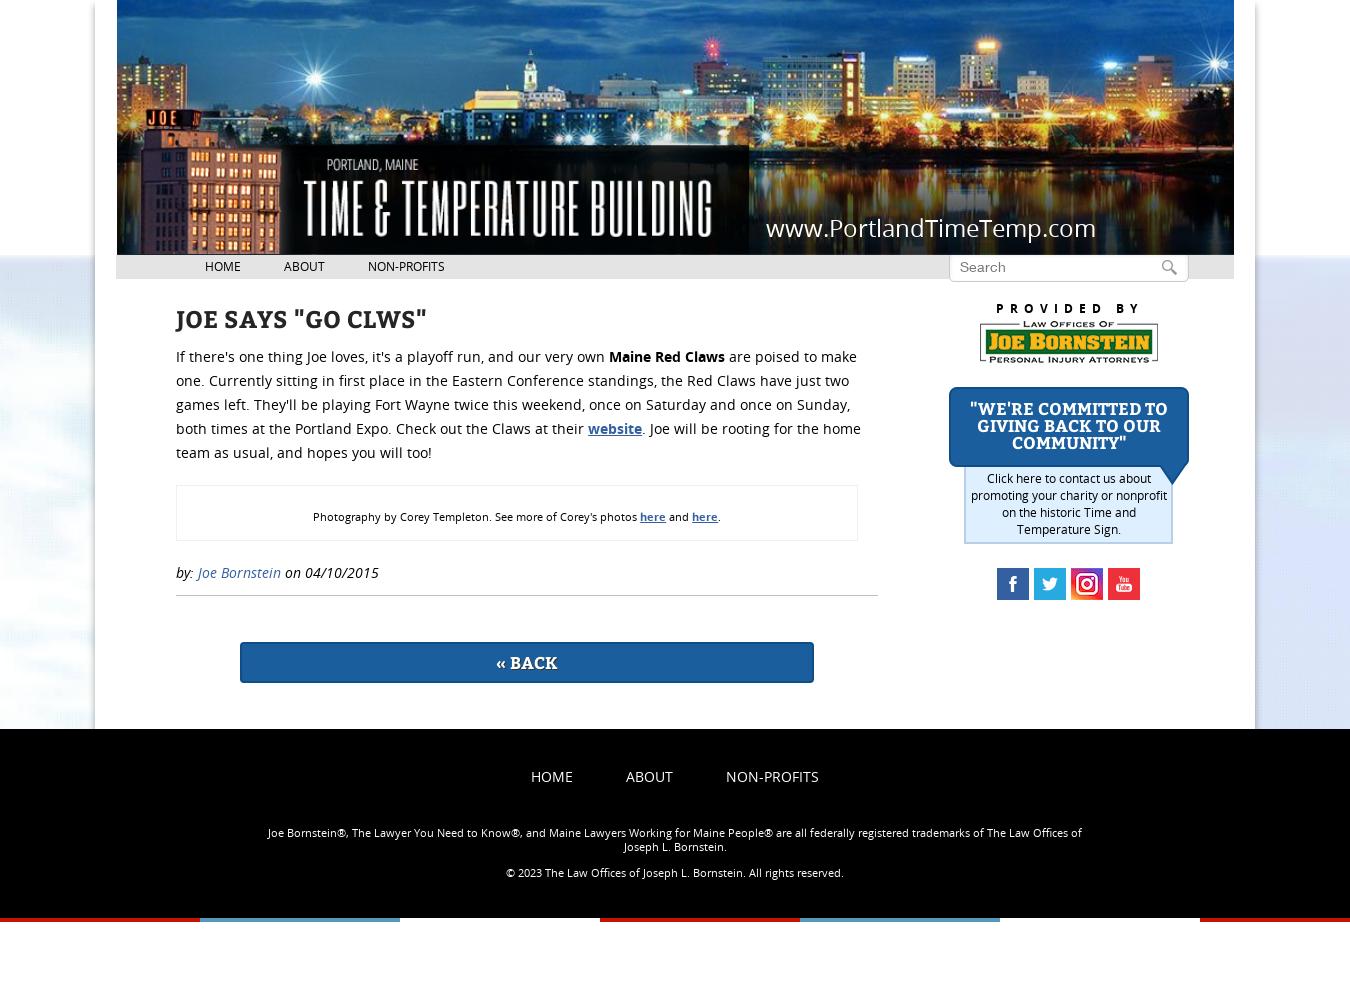  What do you see at coordinates (623, 845) in the screenshot?
I see `'Joseph L. Bornstein.'` at bounding box center [623, 845].